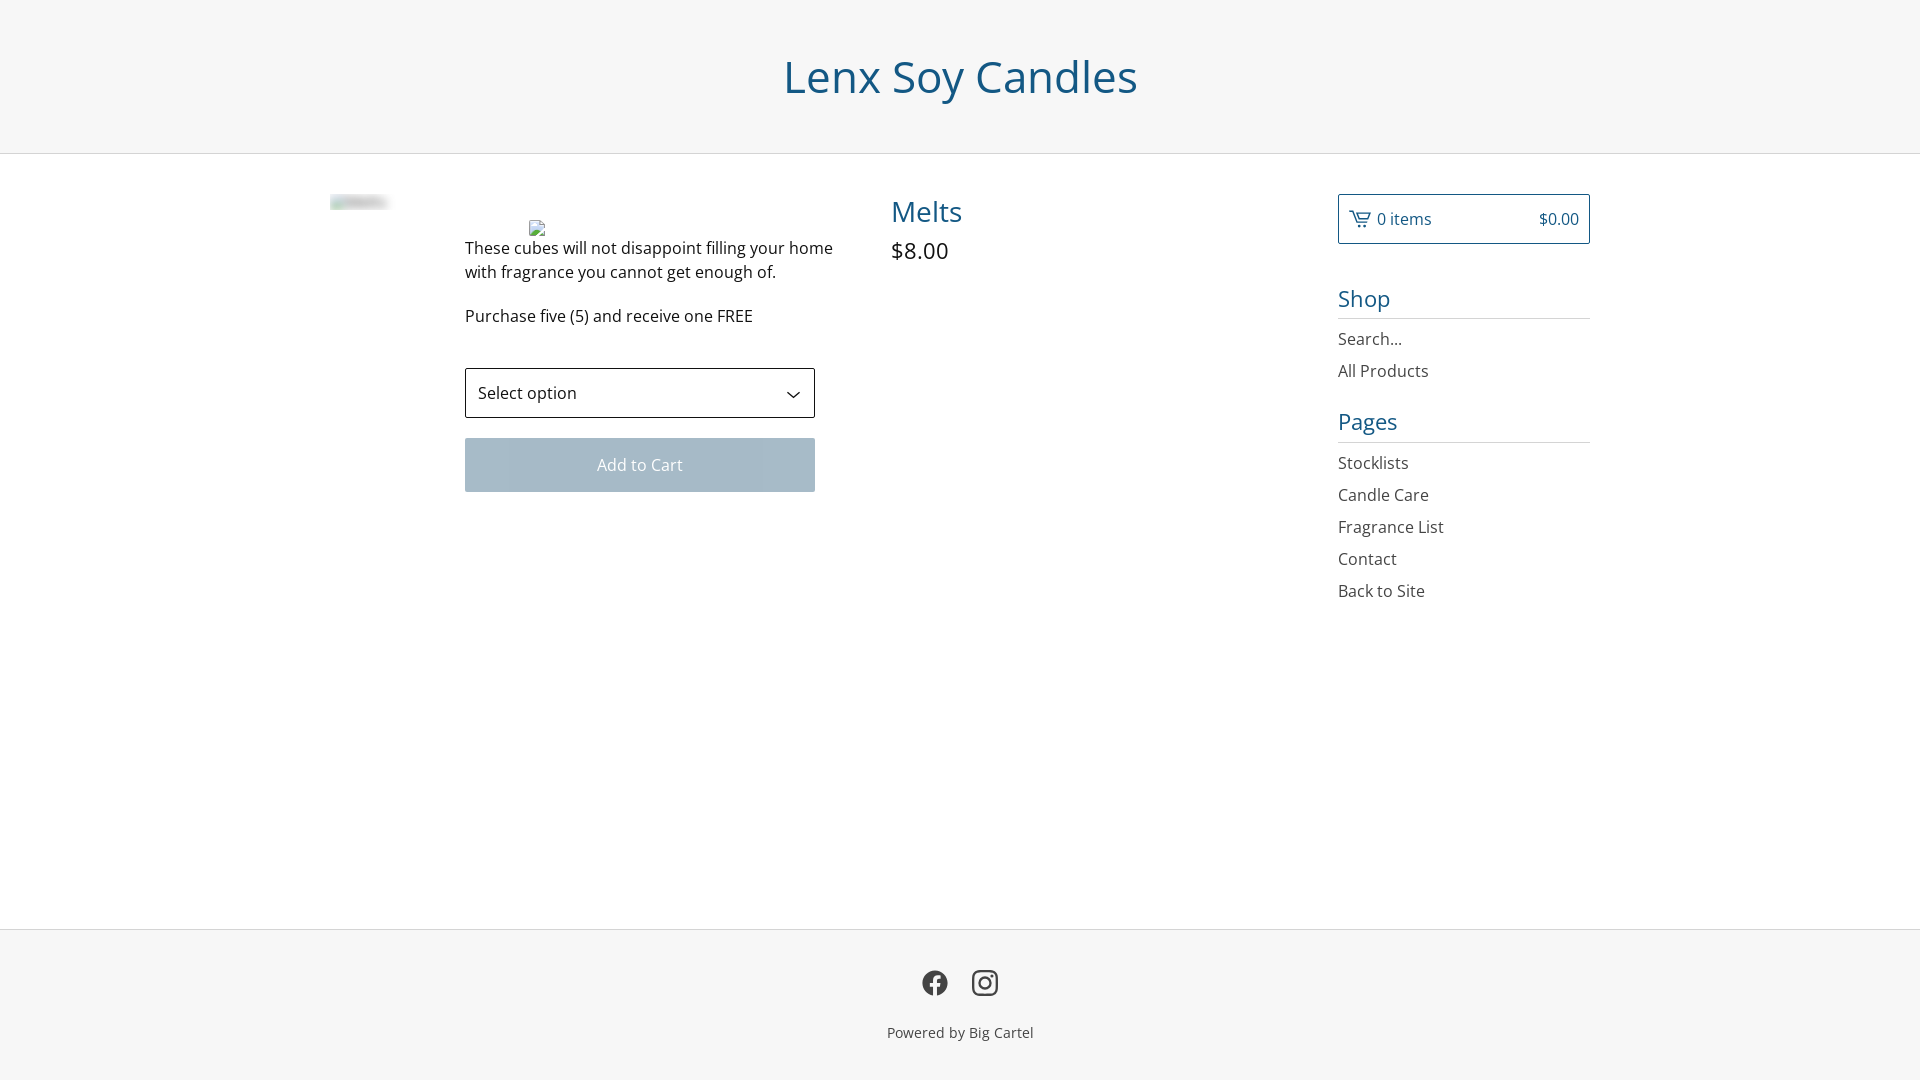 The width and height of the screenshot is (1920, 1080). What do you see at coordinates (1464, 462) in the screenshot?
I see `'Stocklists'` at bounding box center [1464, 462].